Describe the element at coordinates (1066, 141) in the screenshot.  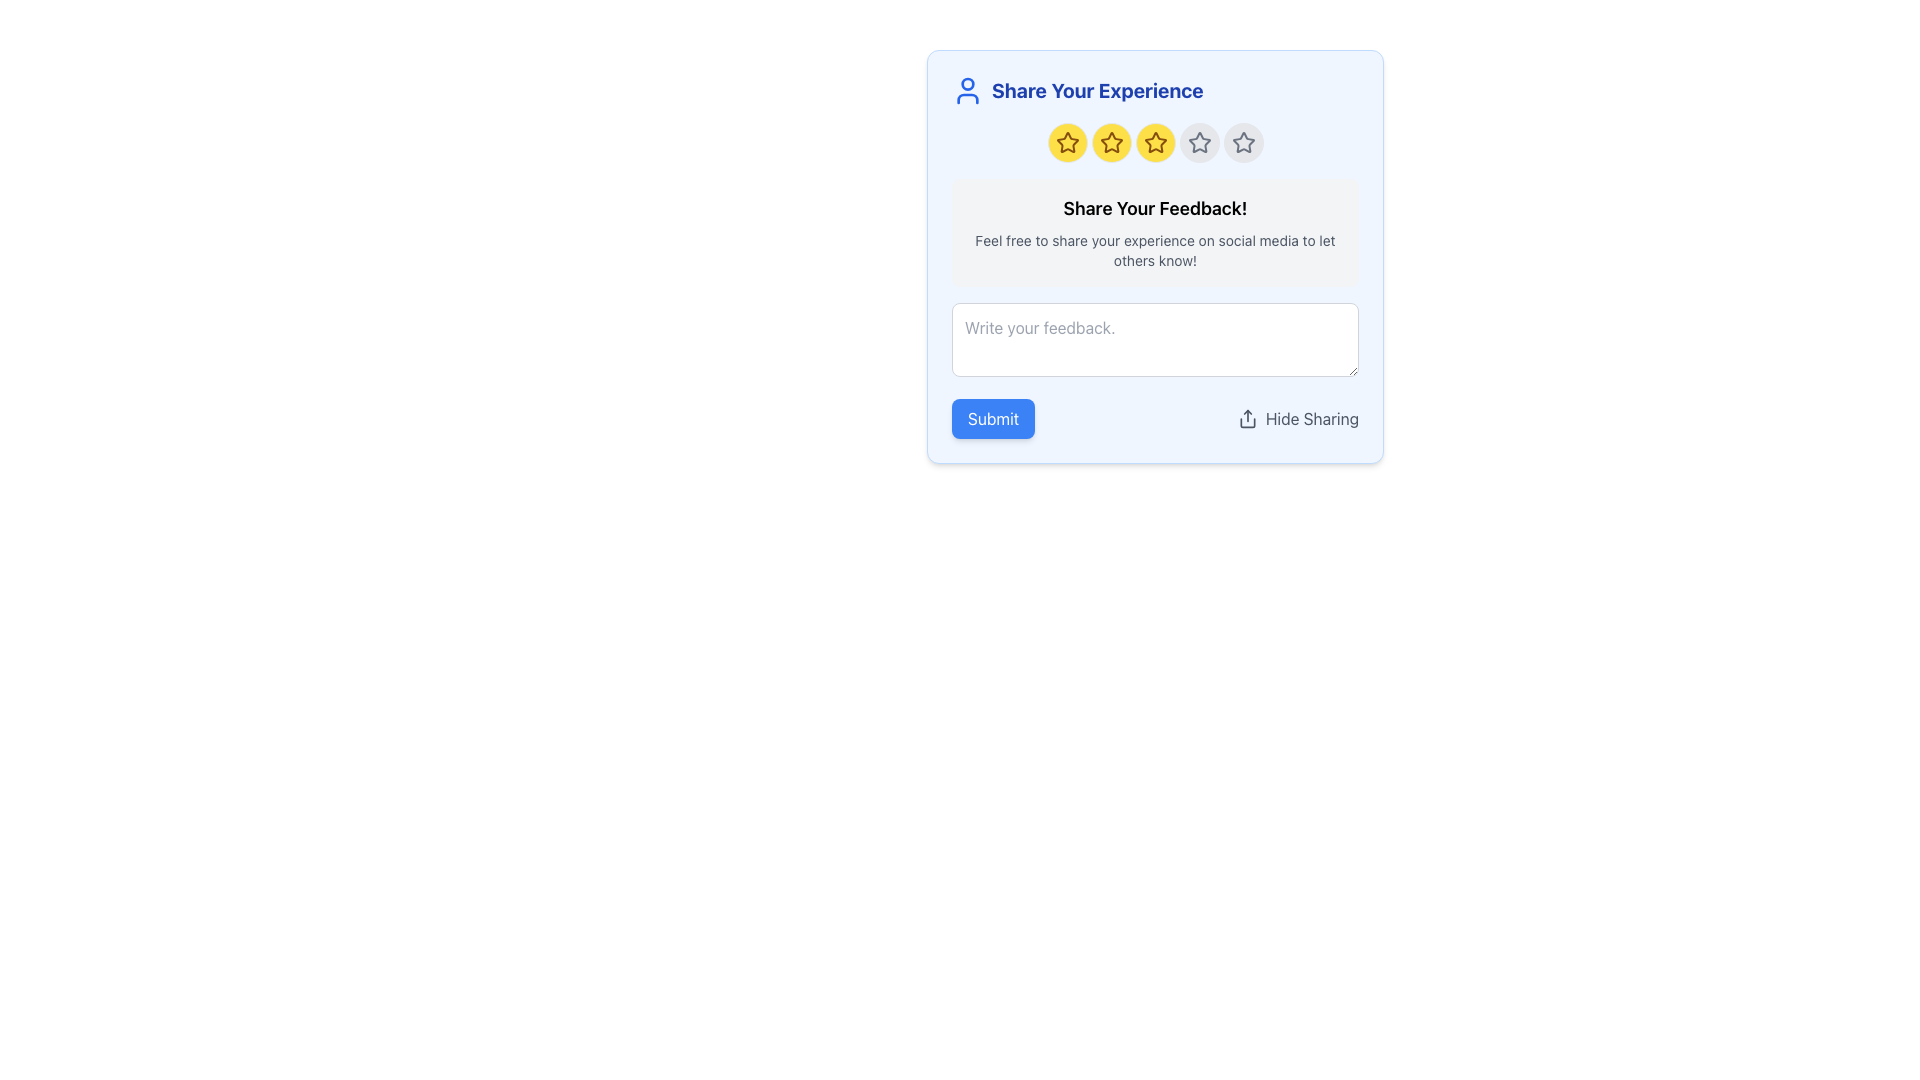
I see `the first yellow star icon in the rating section, which is positioned at the top center of the feedback area` at that location.